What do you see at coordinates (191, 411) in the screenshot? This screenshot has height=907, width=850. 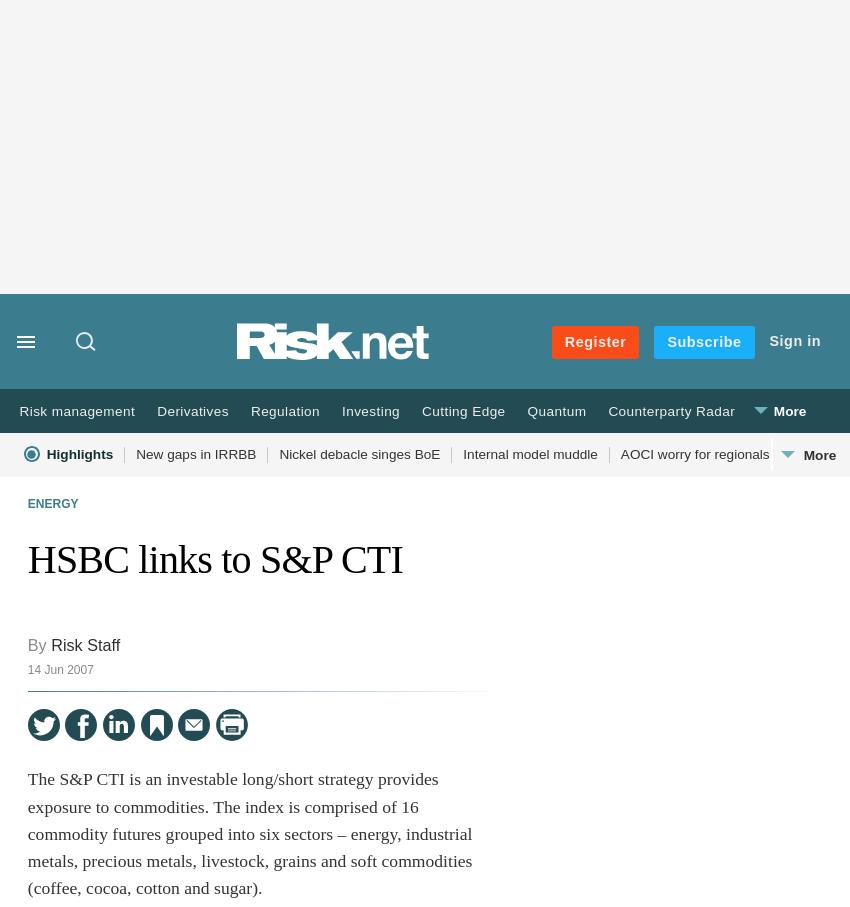 I see `'Derivatives'` at bounding box center [191, 411].